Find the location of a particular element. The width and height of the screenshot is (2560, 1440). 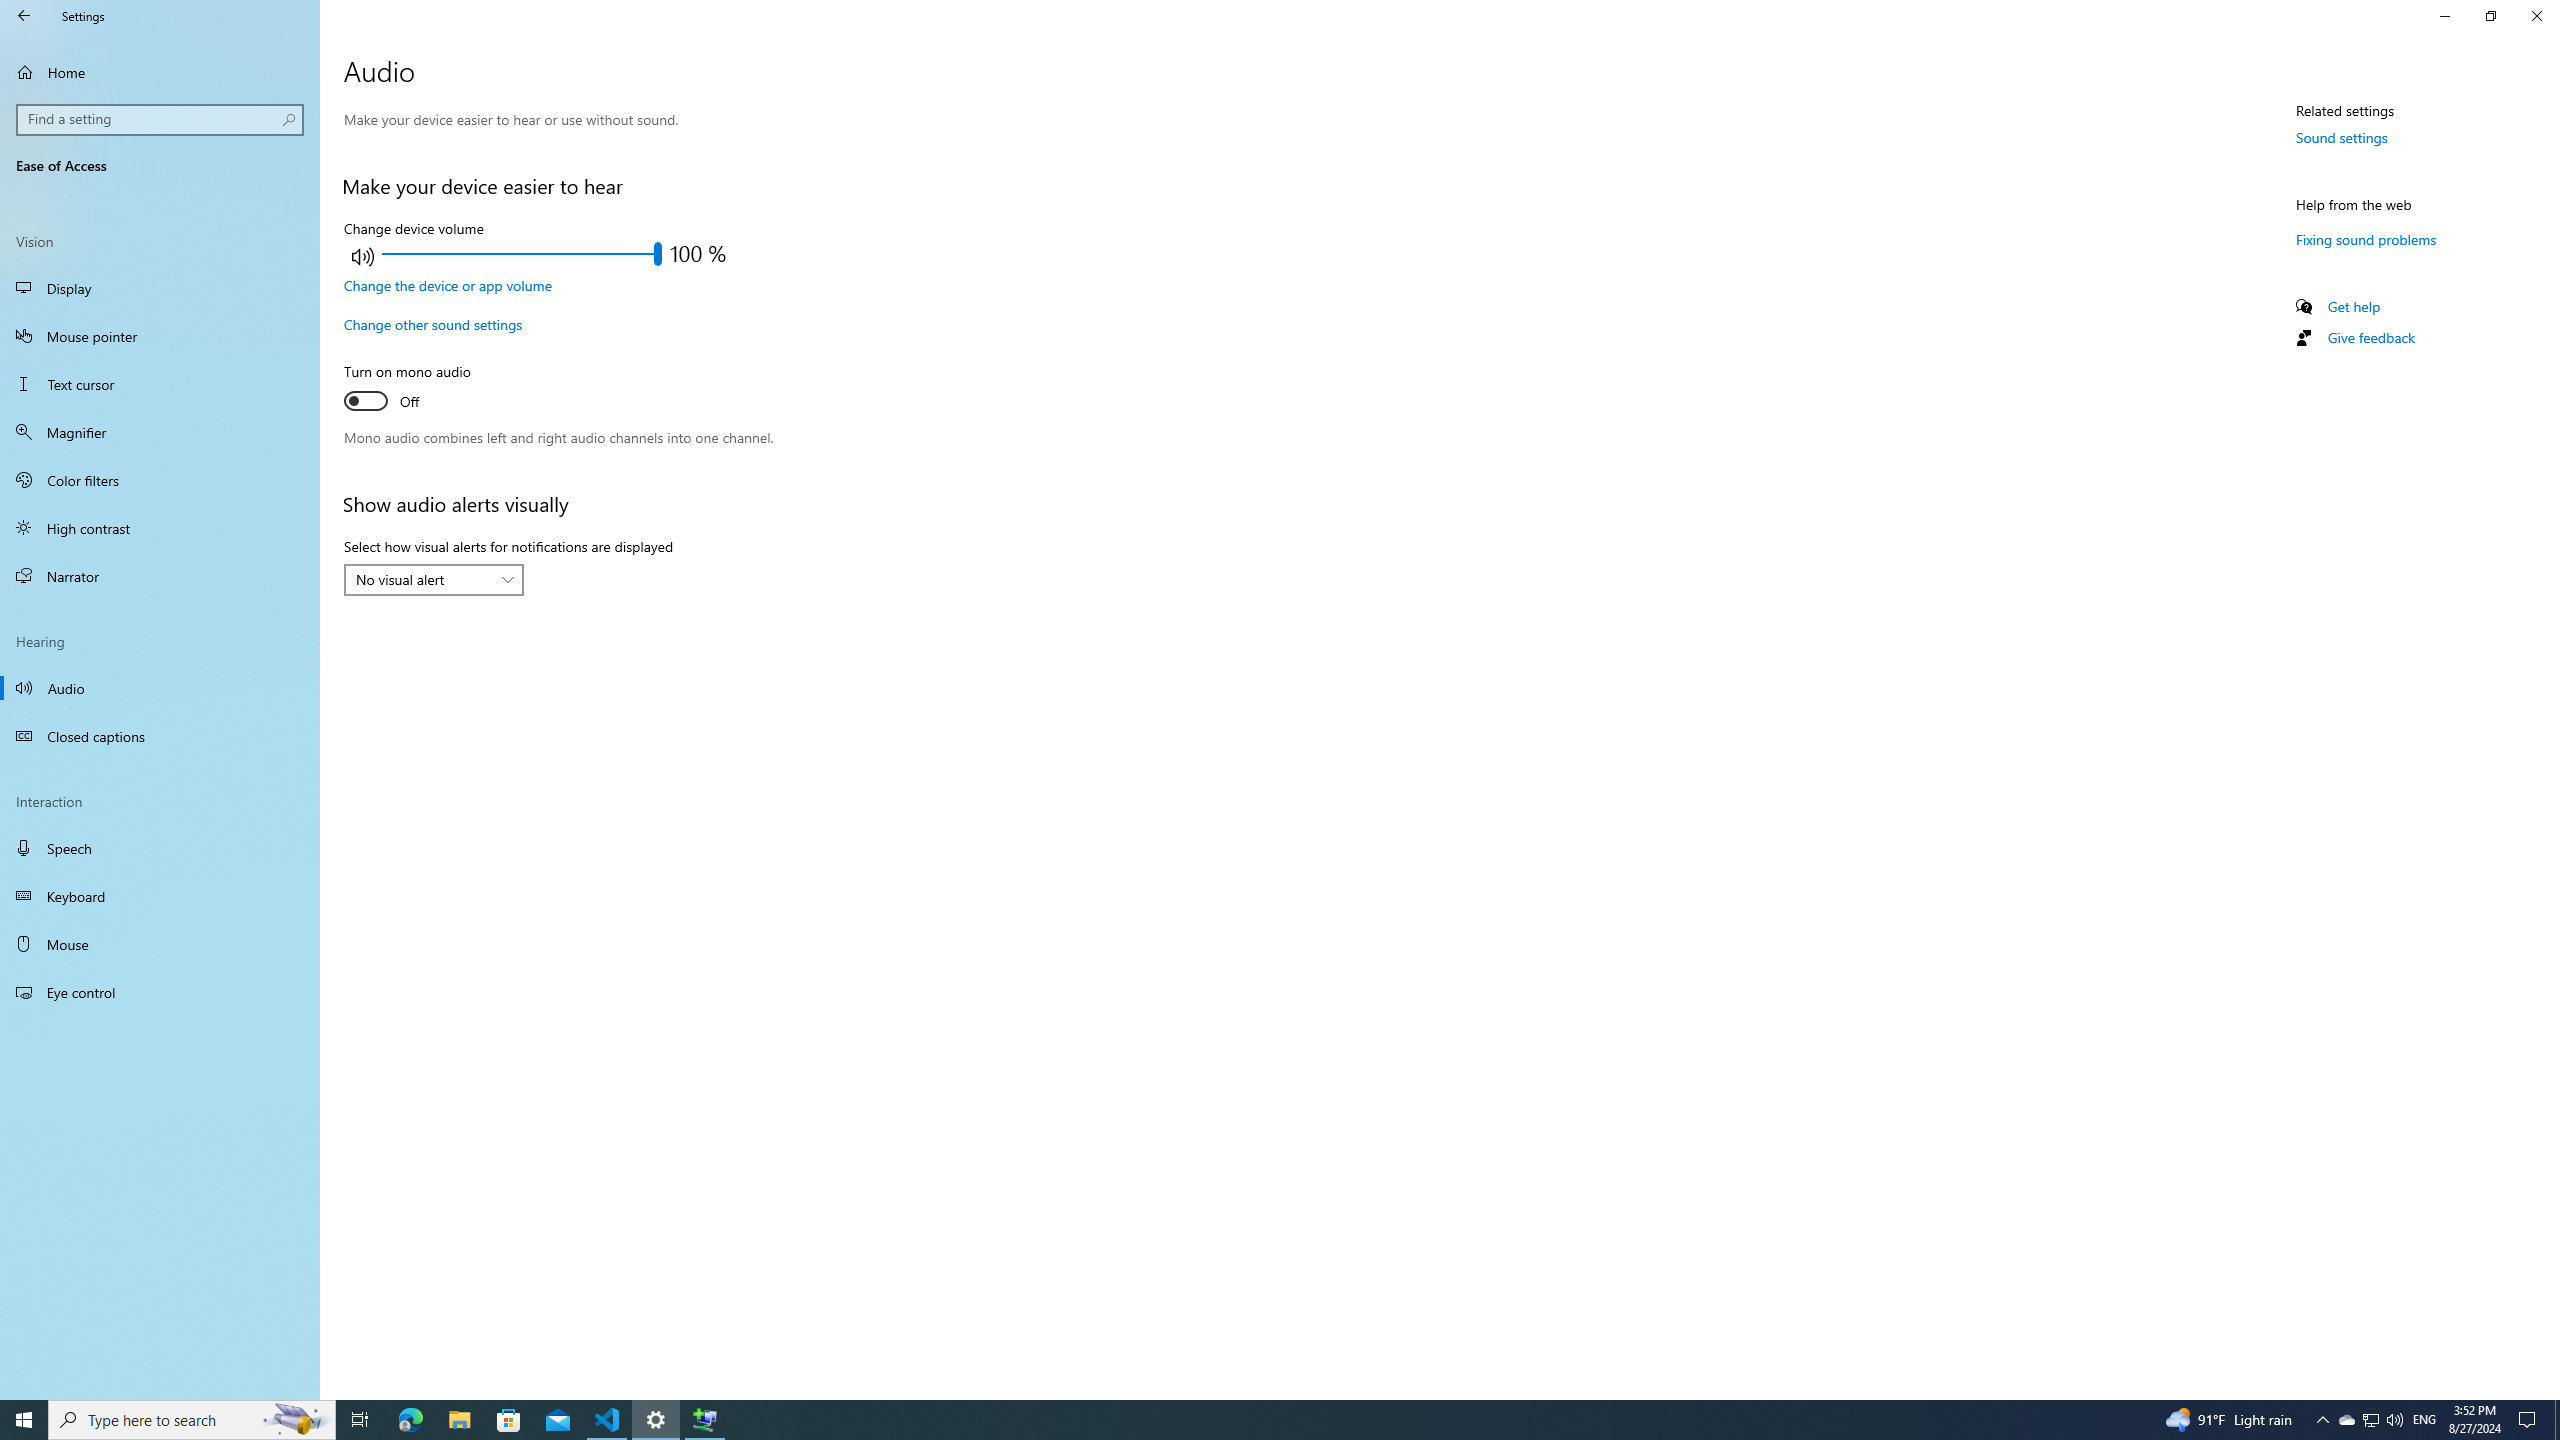

'Narrator' is located at coordinates (159, 575).